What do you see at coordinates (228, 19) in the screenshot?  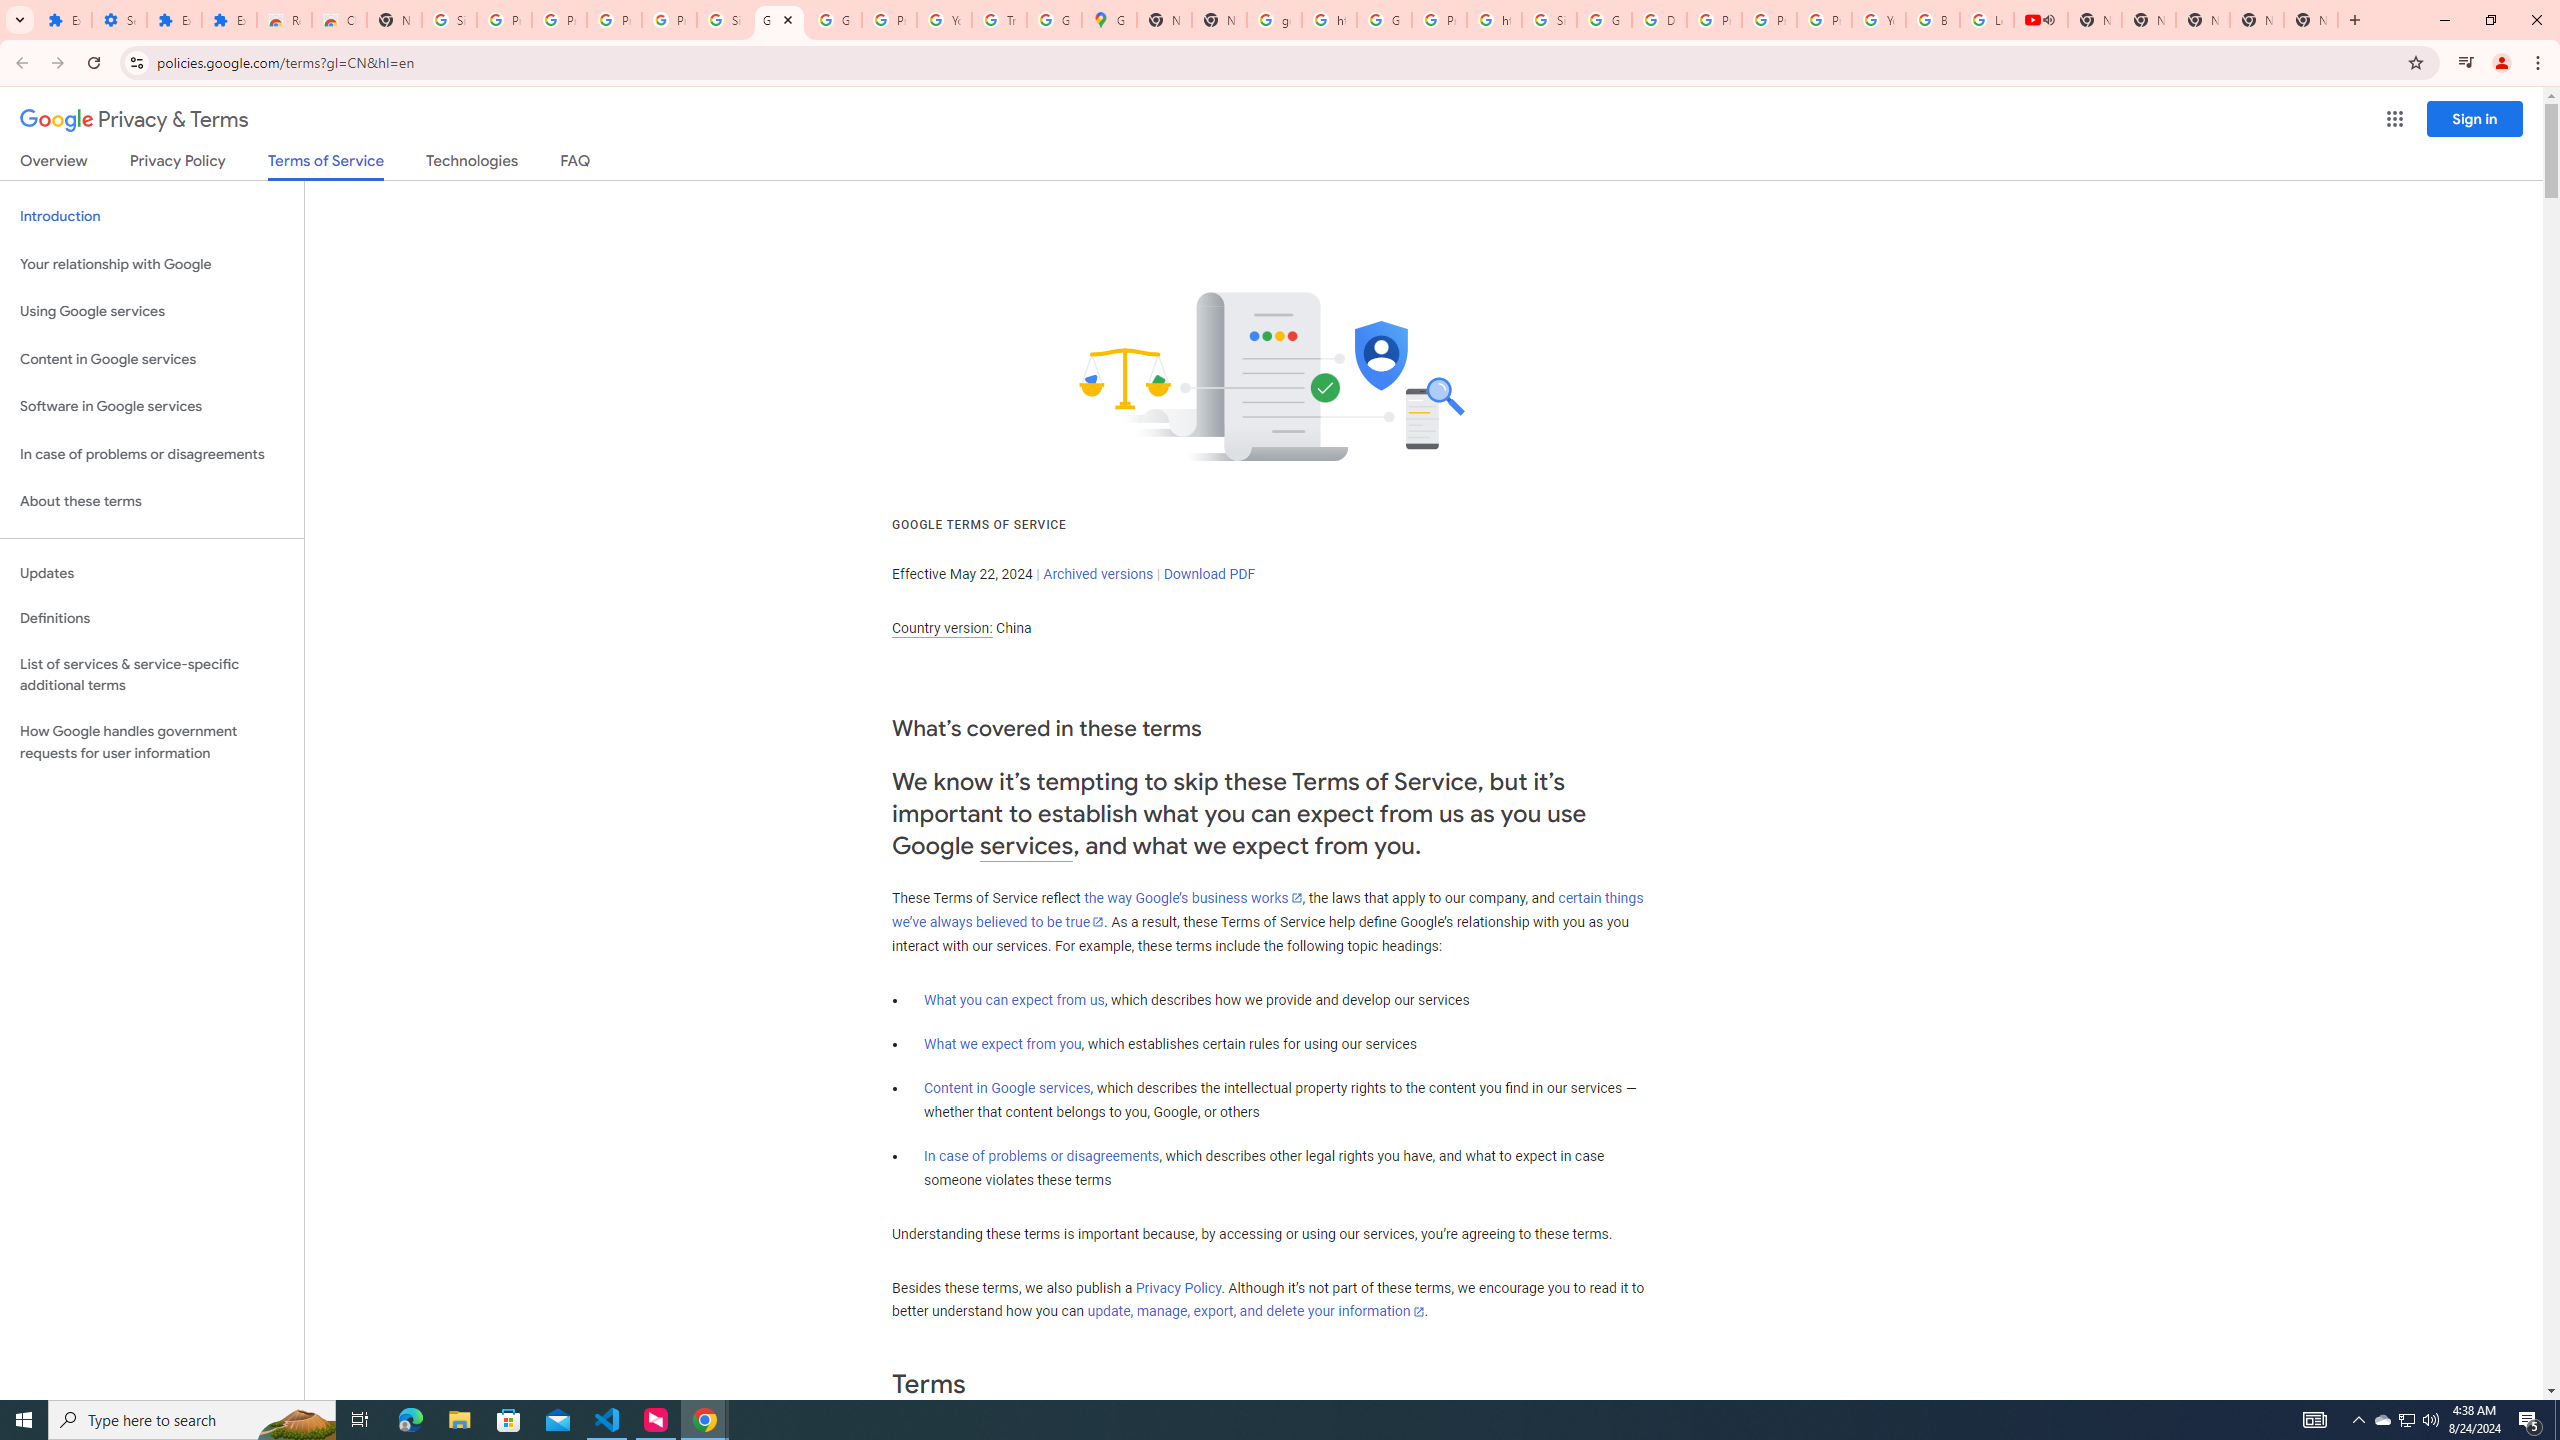 I see `'Extensions'` at bounding box center [228, 19].